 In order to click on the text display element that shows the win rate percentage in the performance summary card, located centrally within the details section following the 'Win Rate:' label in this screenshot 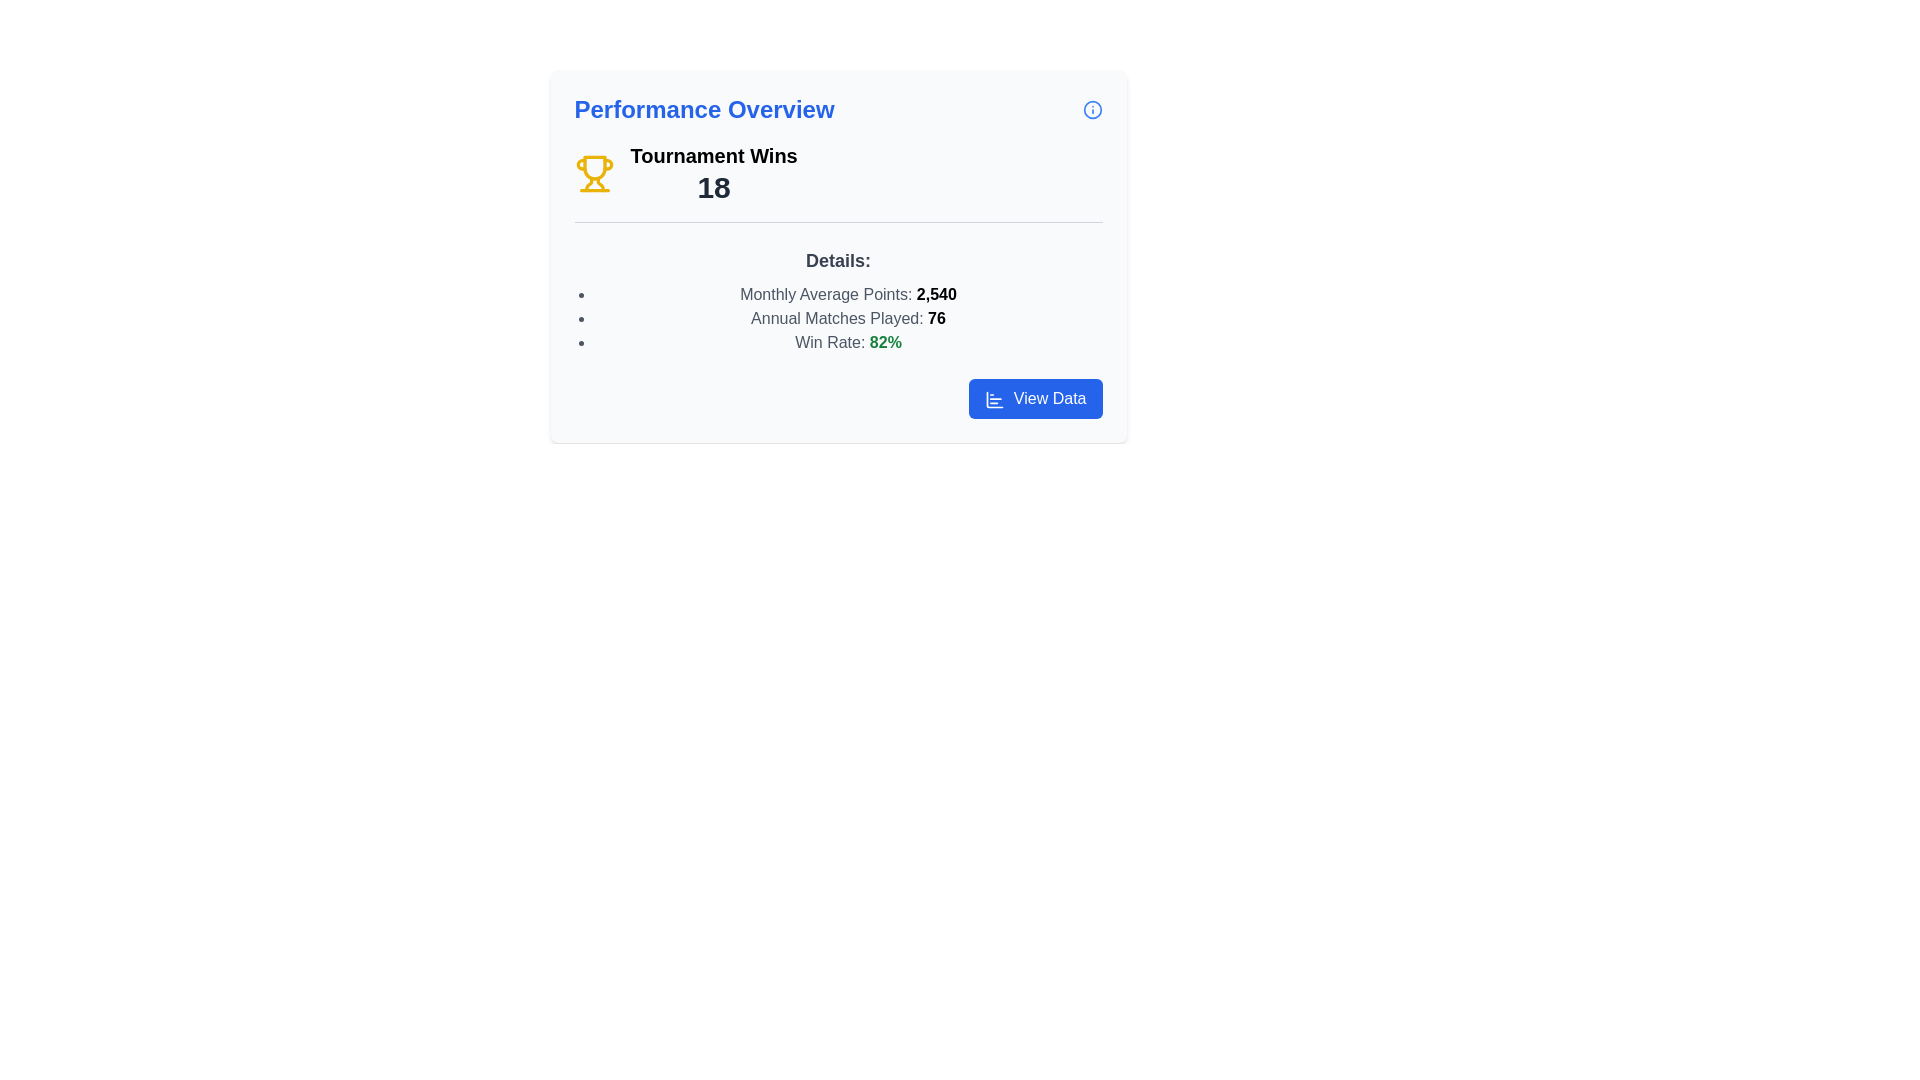, I will do `click(884, 341)`.